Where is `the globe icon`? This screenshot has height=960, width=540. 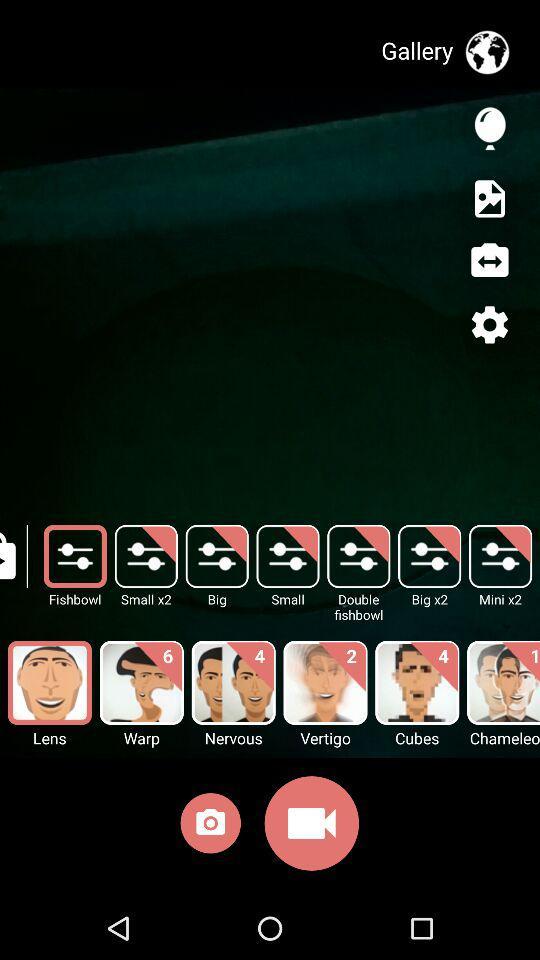 the globe icon is located at coordinates (486, 51).